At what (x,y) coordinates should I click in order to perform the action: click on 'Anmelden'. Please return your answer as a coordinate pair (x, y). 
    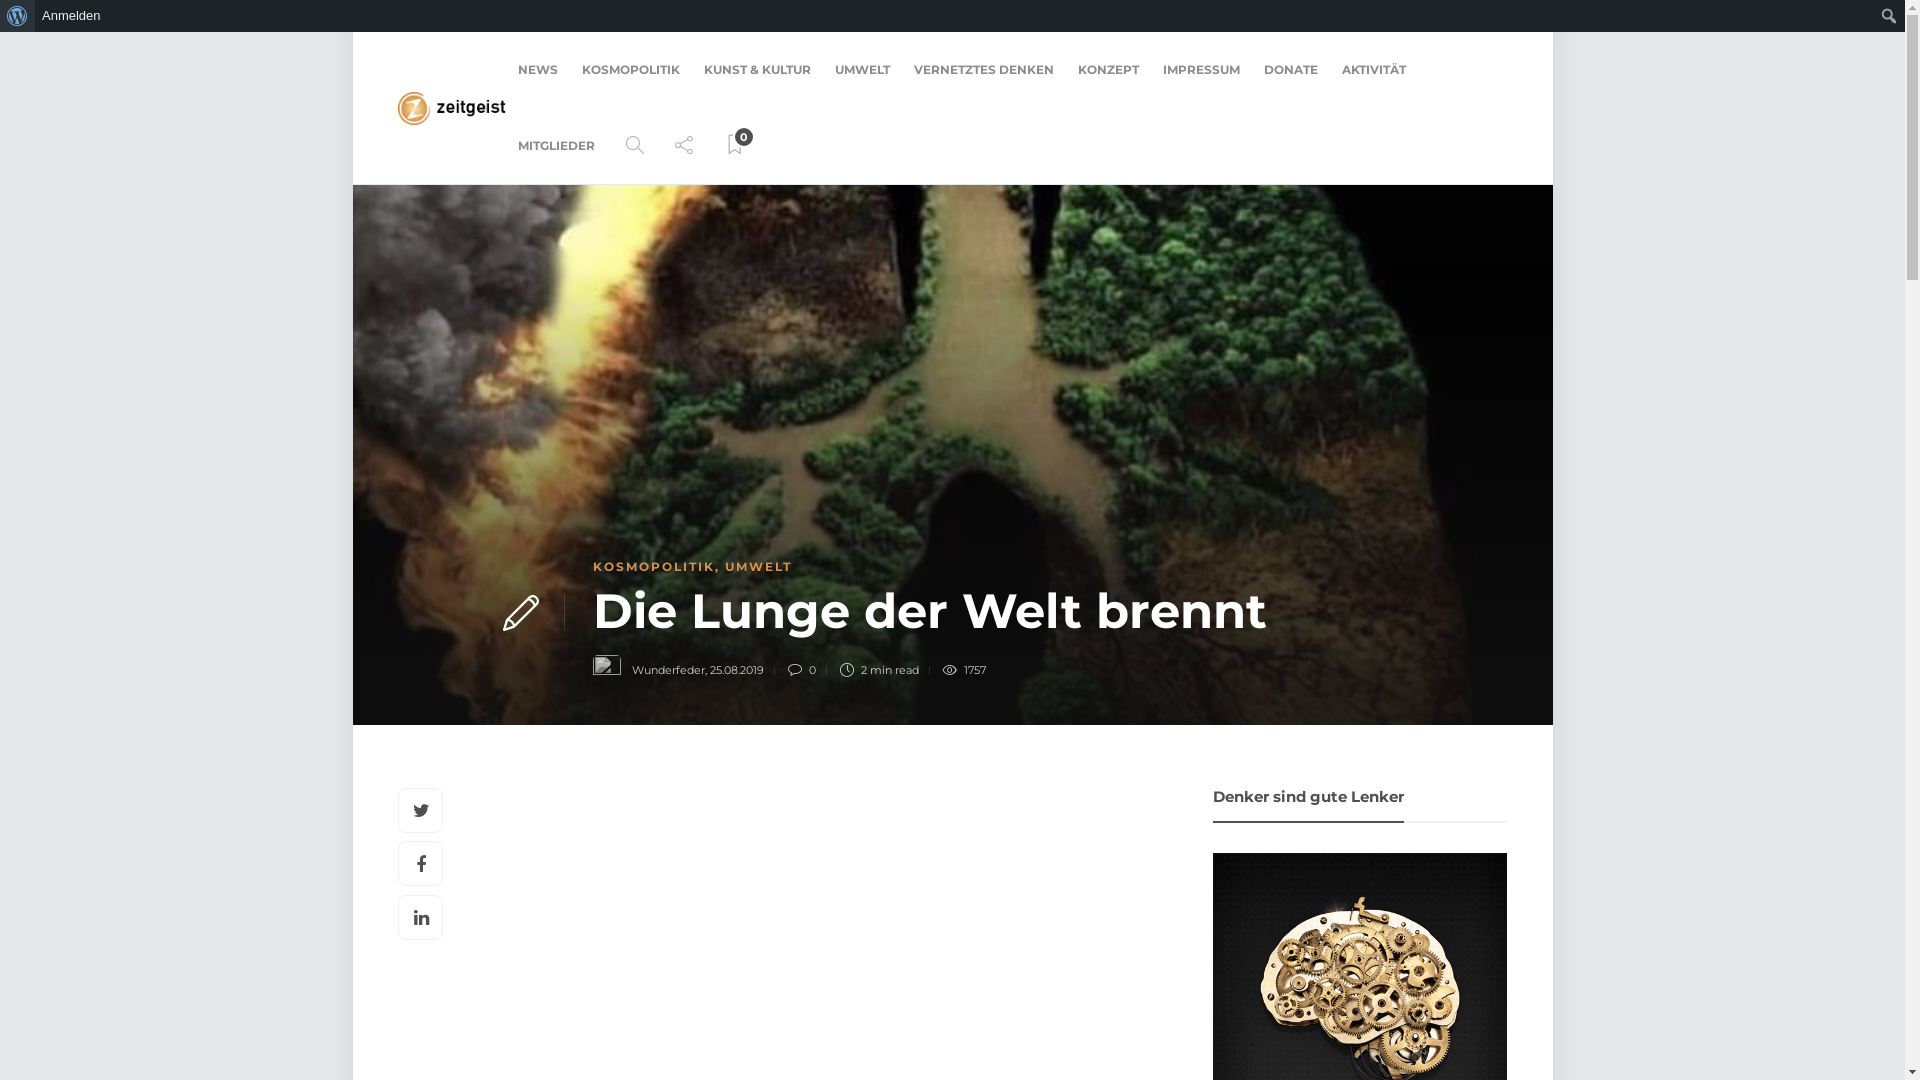
    Looking at the image, I should click on (34, 15).